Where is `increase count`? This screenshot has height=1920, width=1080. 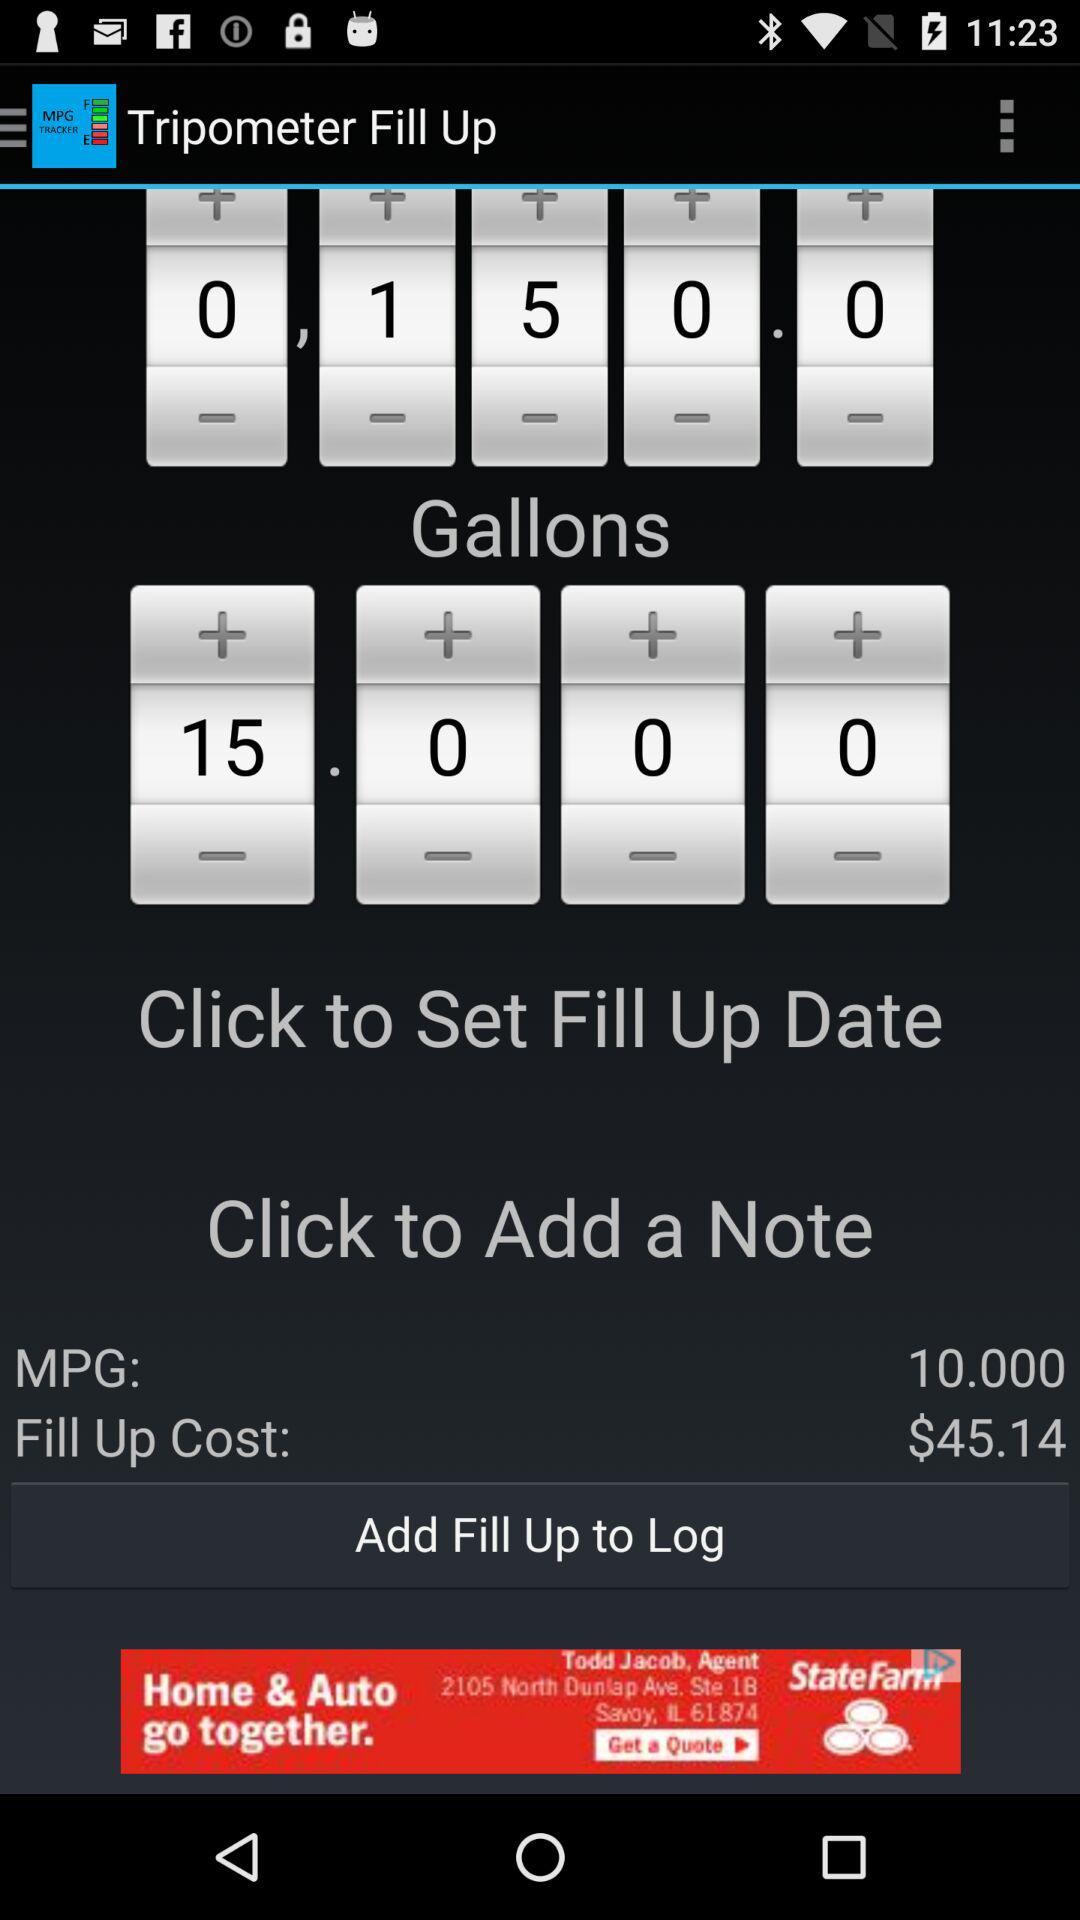 increase count is located at coordinates (387, 217).